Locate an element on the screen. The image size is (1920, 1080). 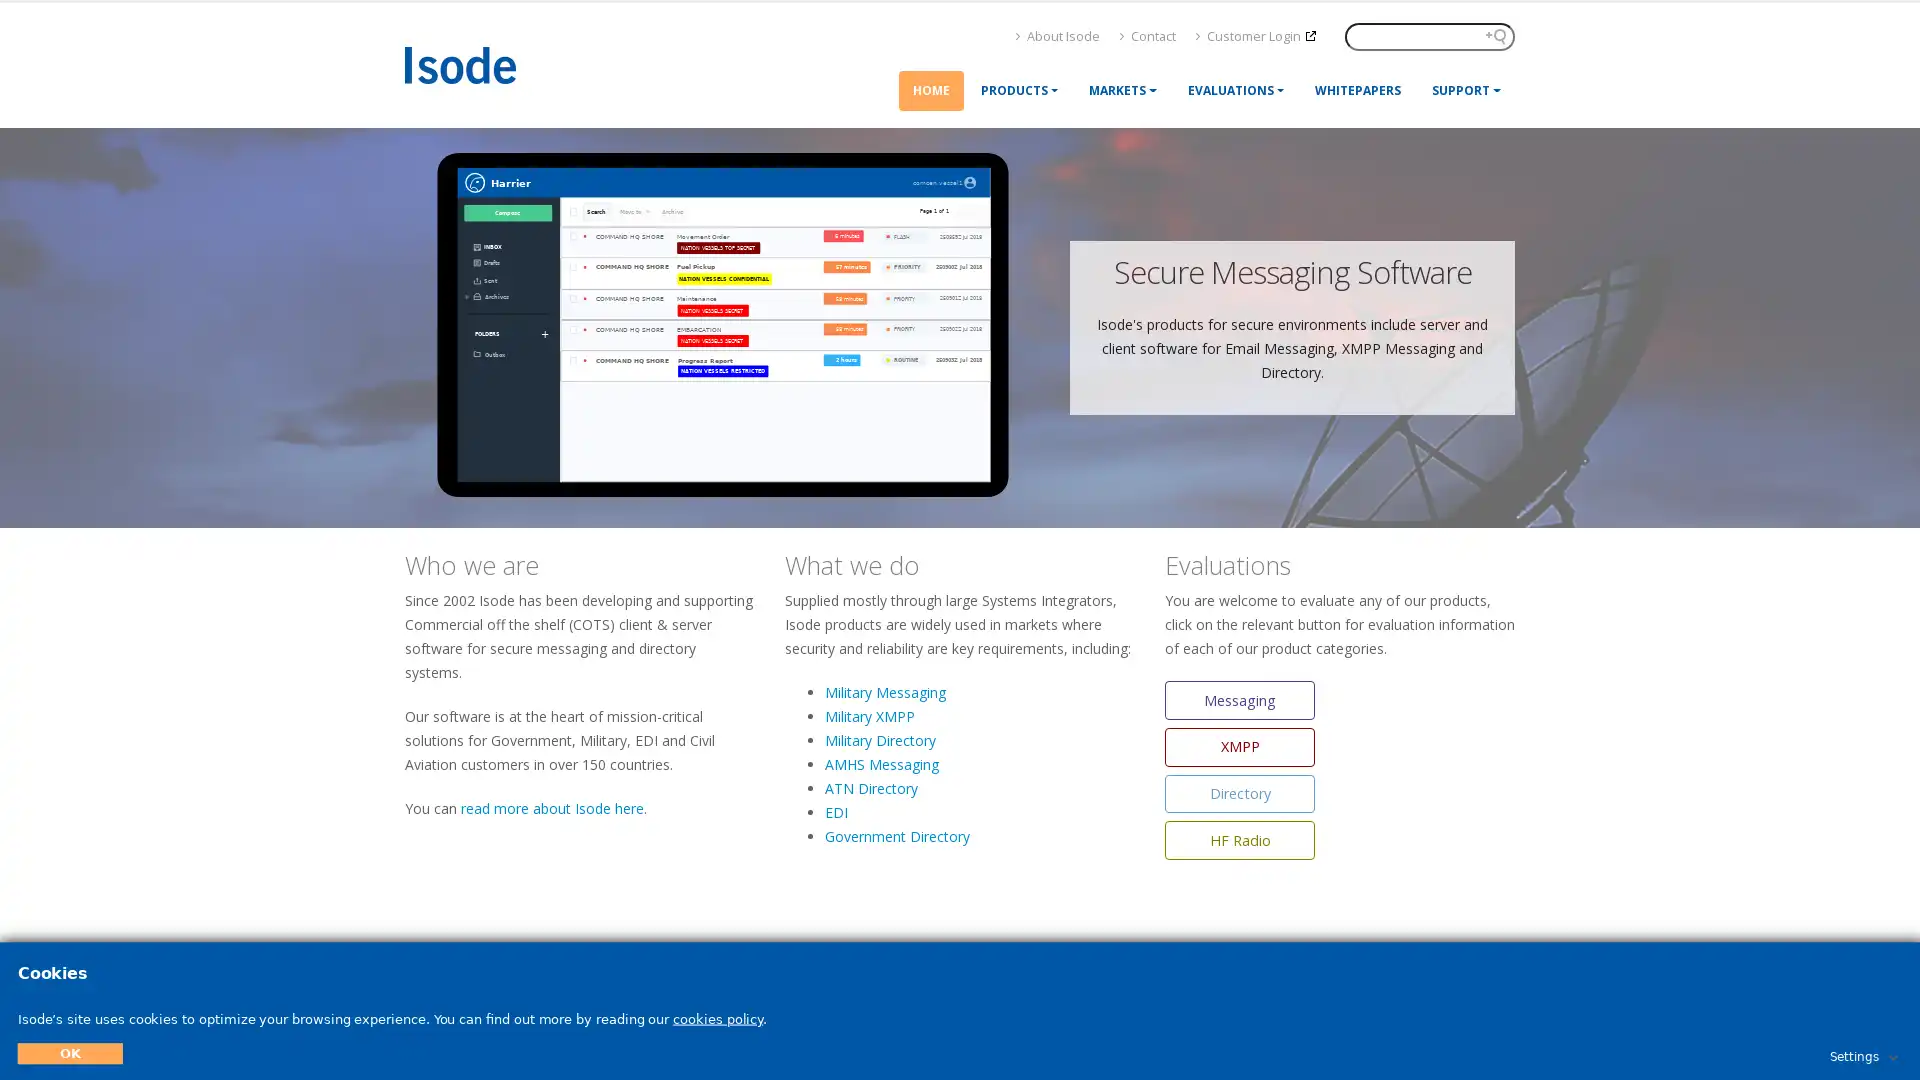
XMPP is located at coordinates (1238, 746).